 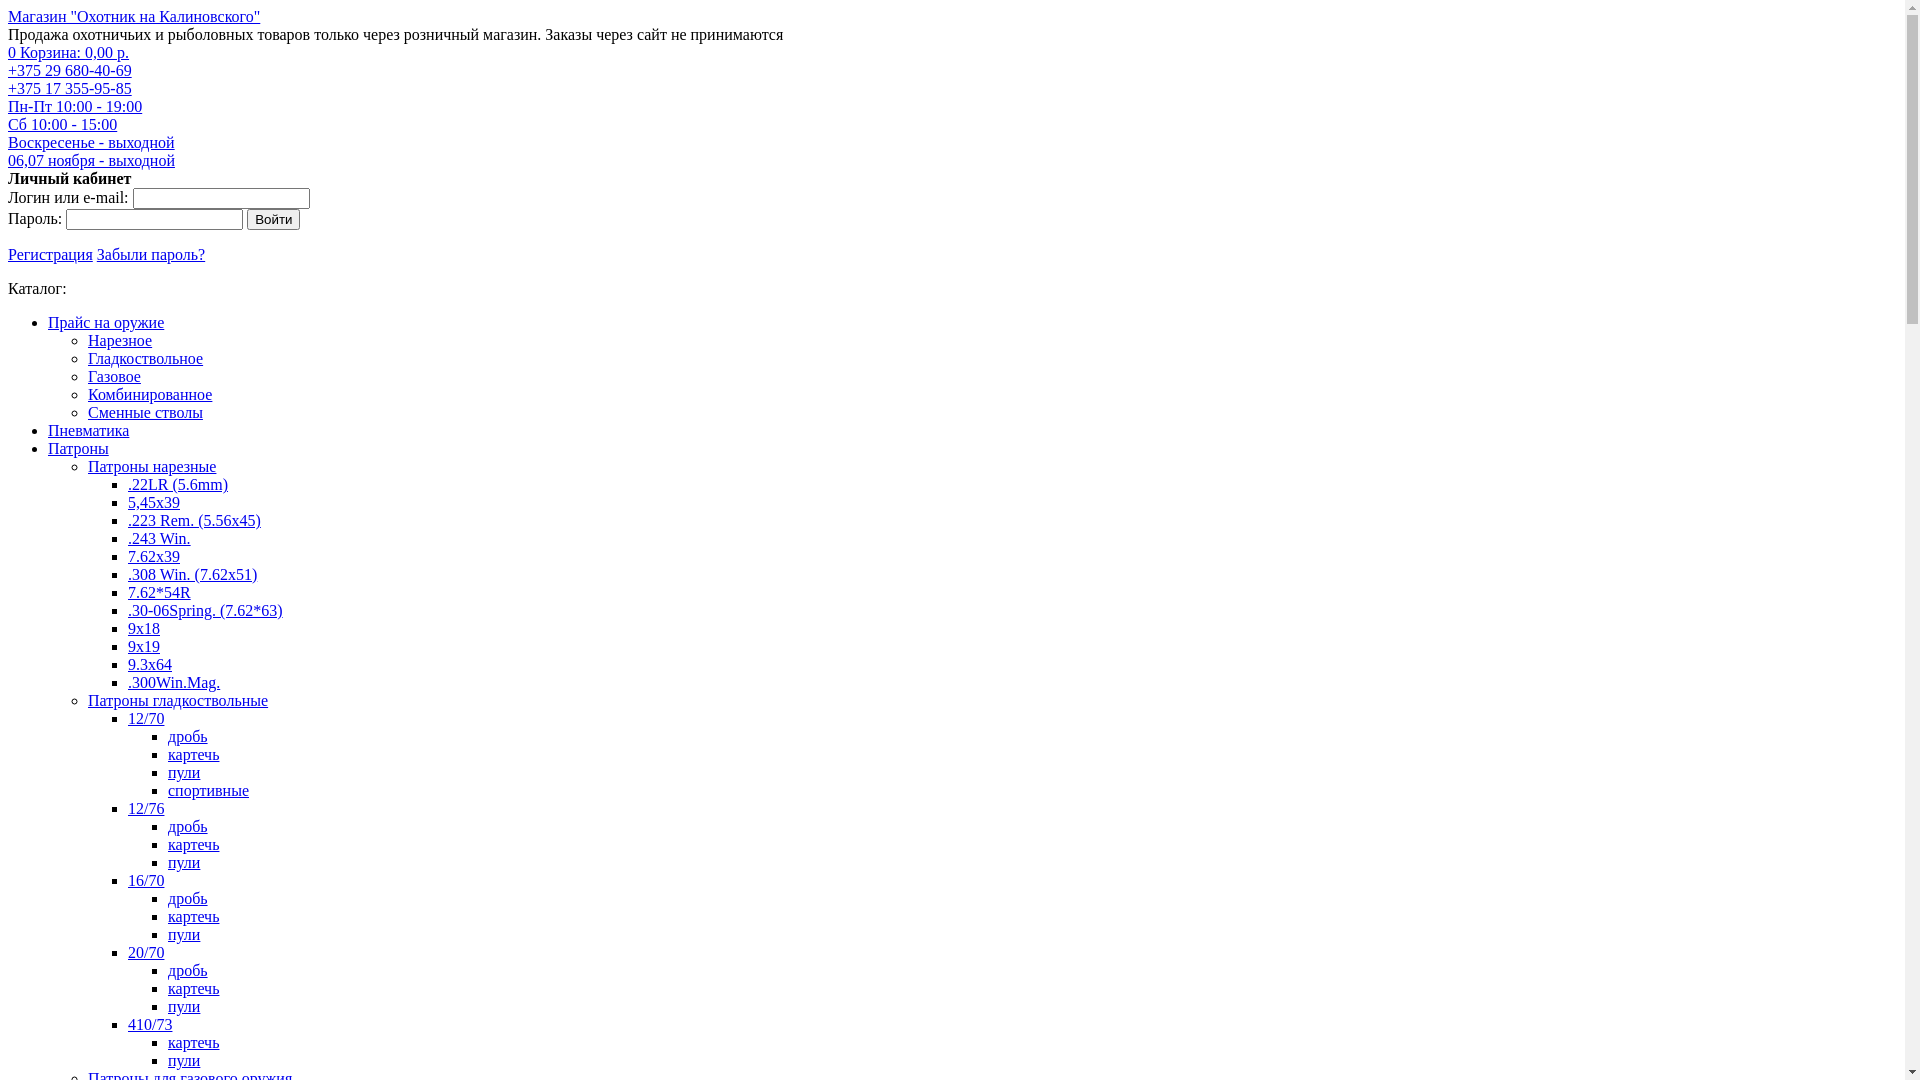 What do you see at coordinates (127, 591) in the screenshot?
I see `'7.62*54R'` at bounding box center [127, 591].